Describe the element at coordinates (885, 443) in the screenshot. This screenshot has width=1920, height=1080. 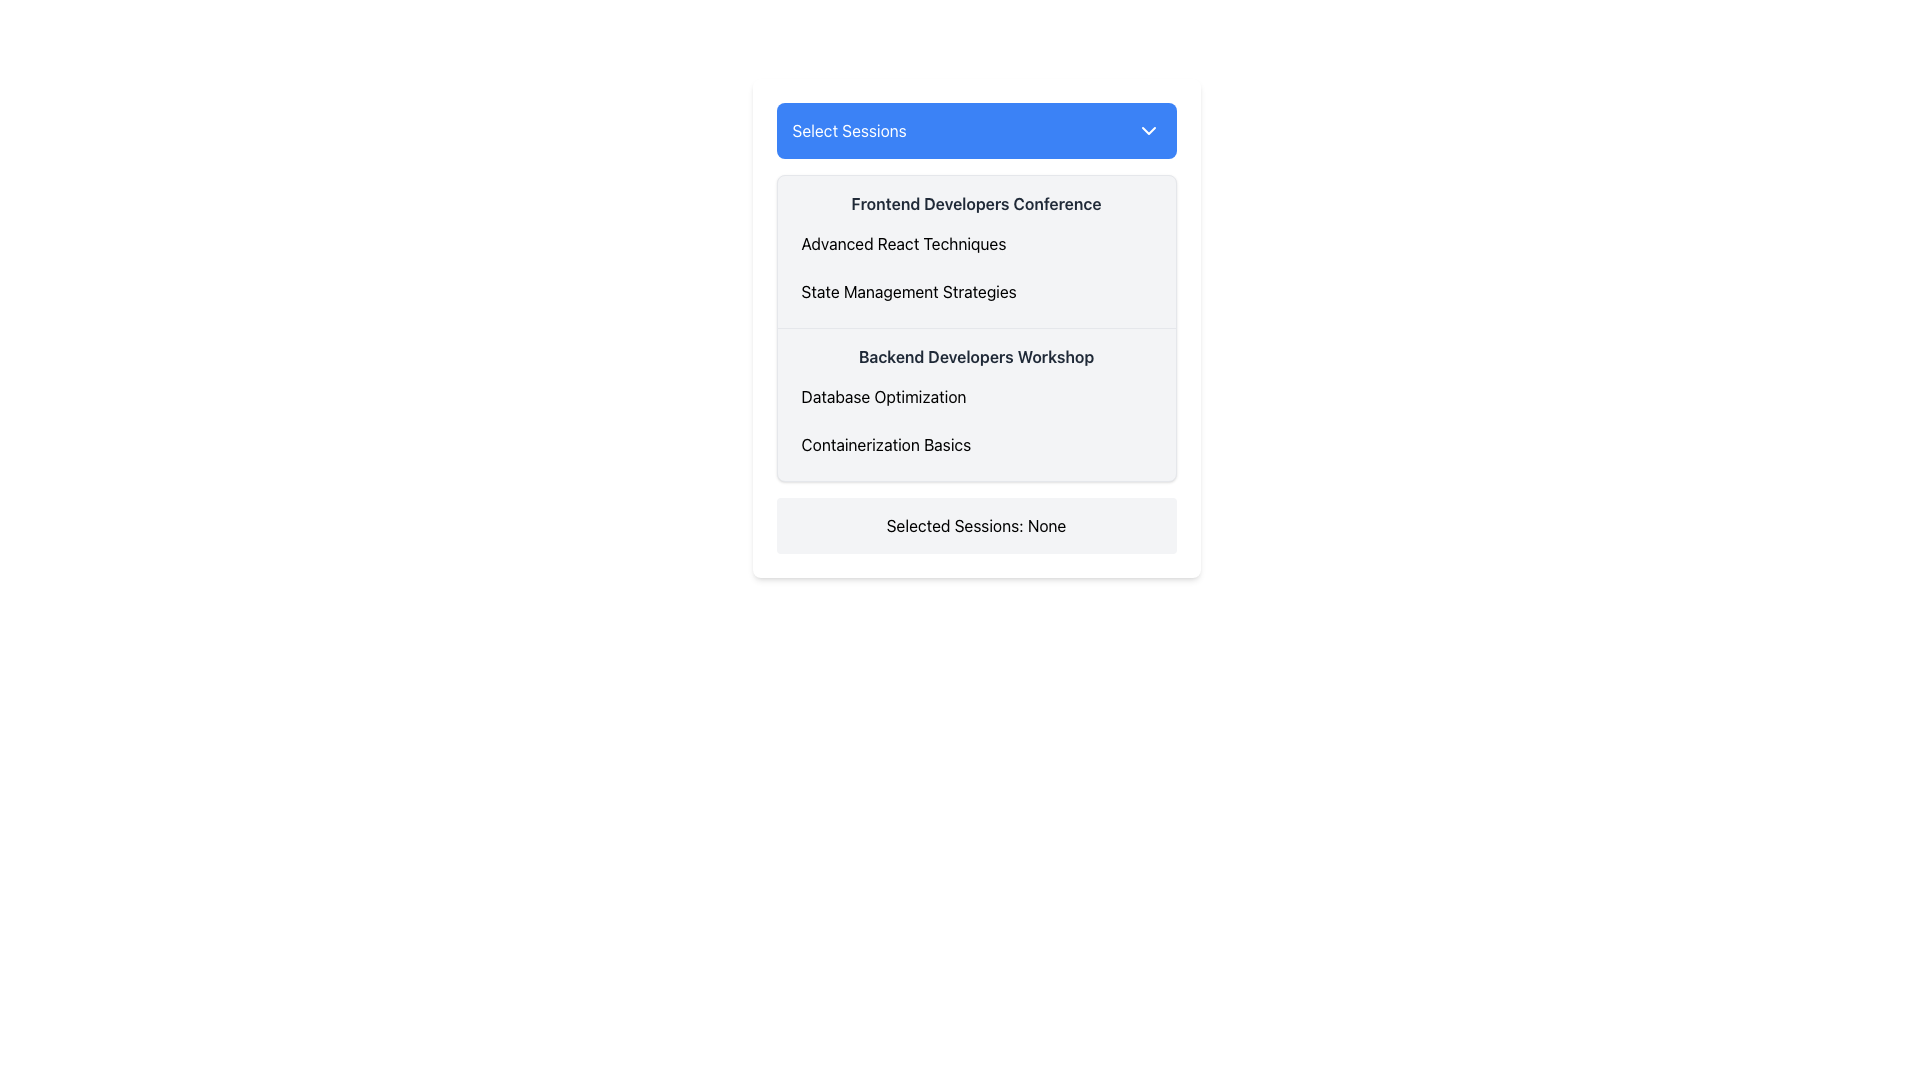
I see `the 'Containerization Basics' option in the dropdown menu under 'Select Sessions'` at that location.